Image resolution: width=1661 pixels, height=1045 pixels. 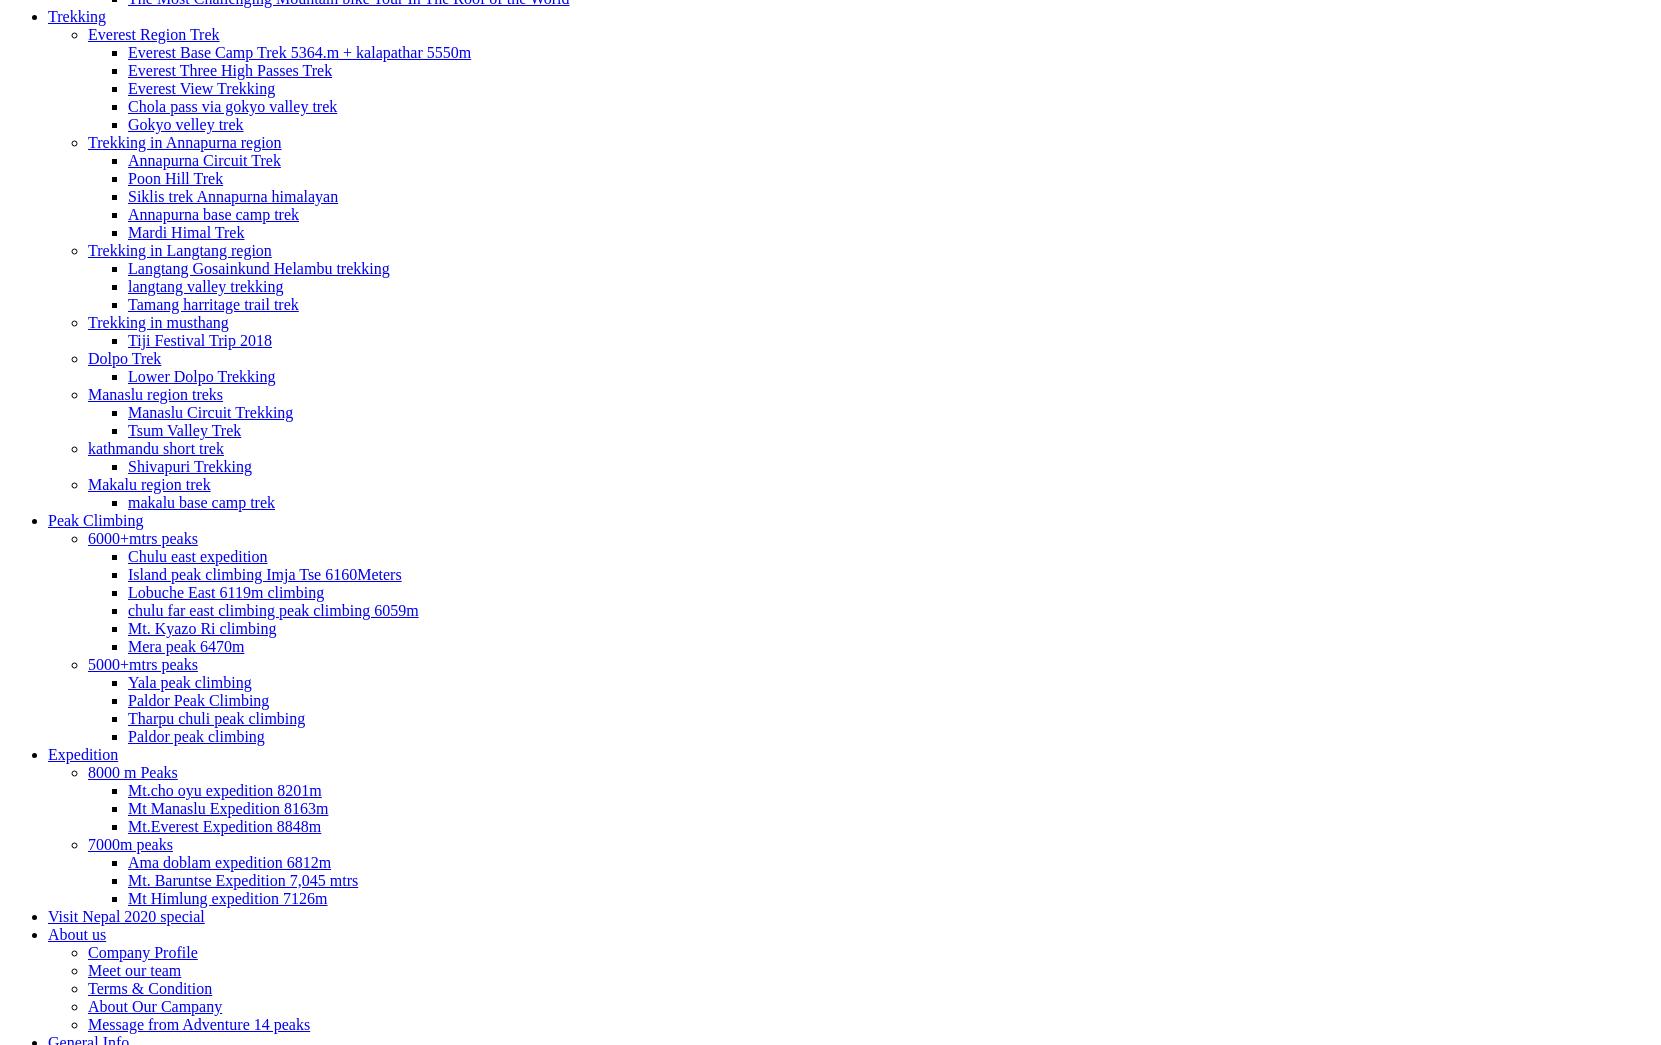 I want to click on 'Everest Base Camp Trek 5364.m  + kalapathar 5550m', so click(x=128, y=50).